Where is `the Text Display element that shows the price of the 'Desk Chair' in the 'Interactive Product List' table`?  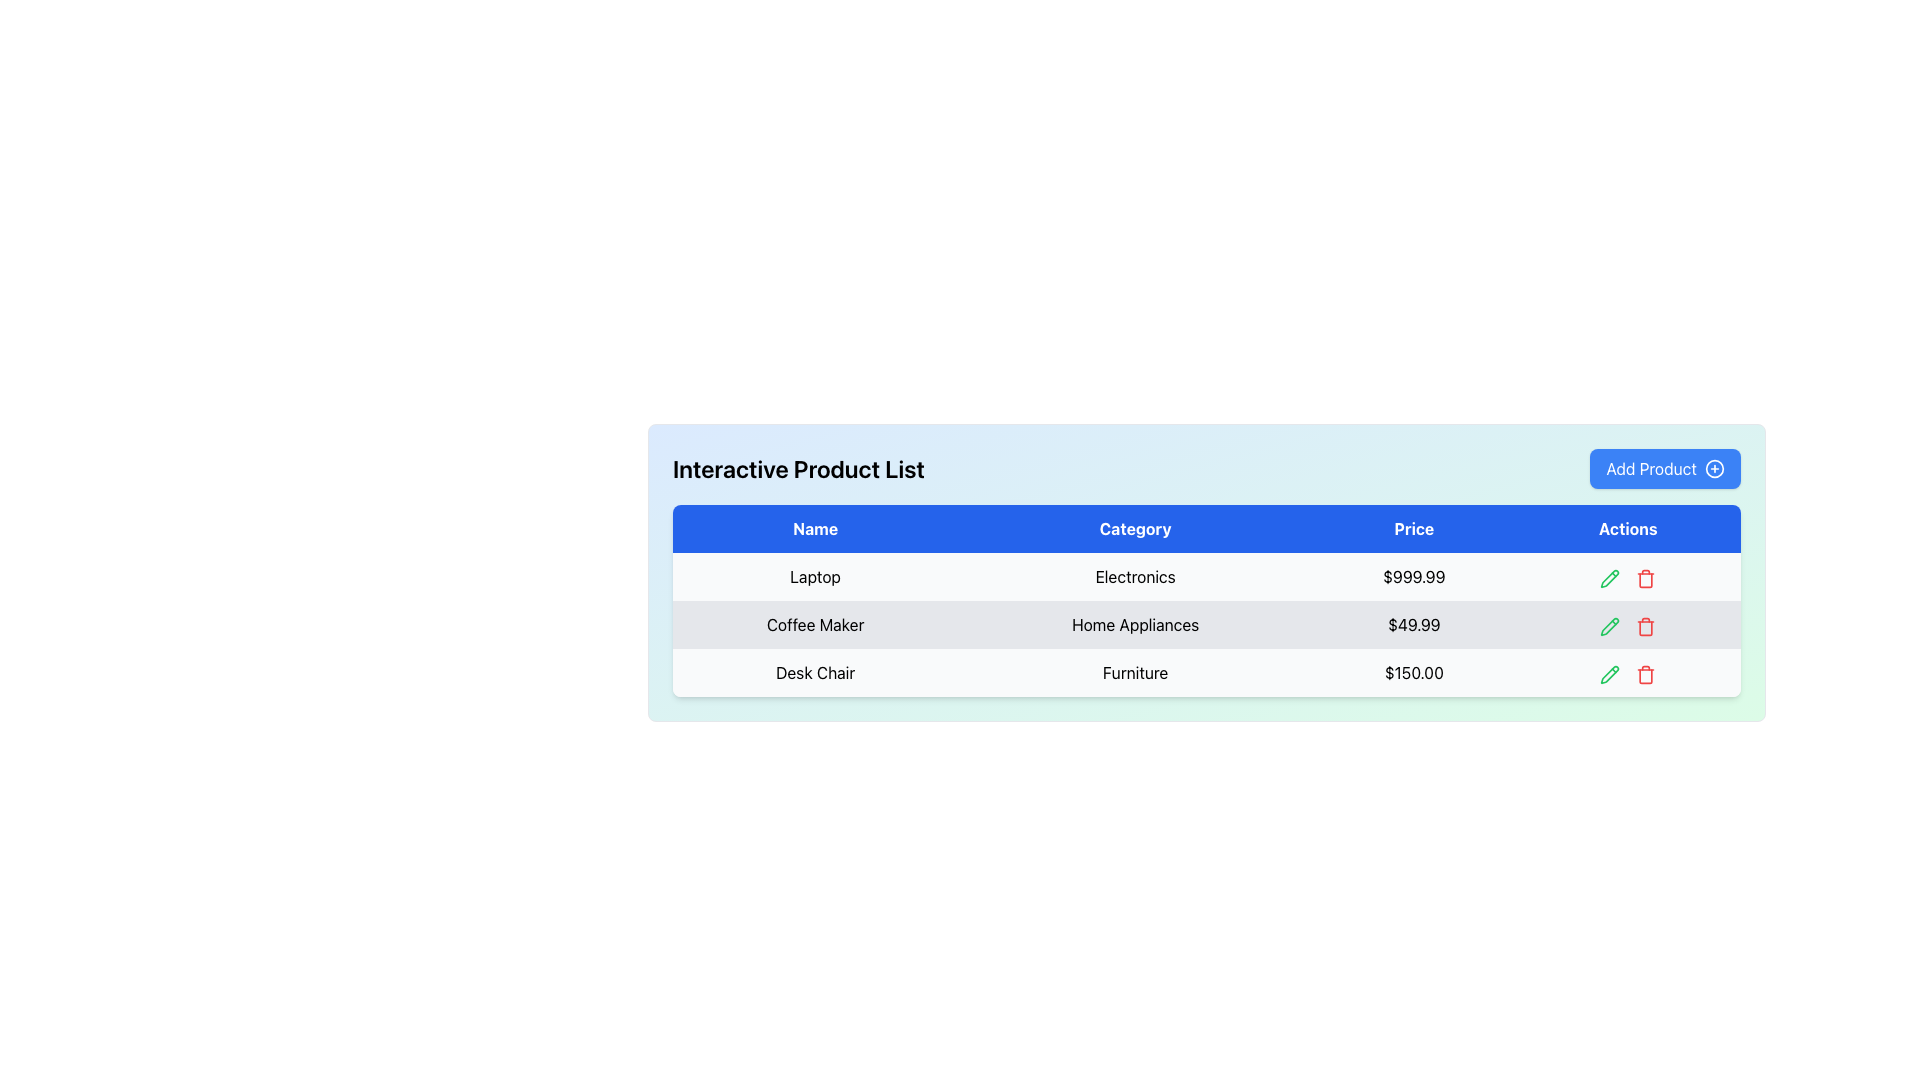
the Text Display element that shows the price of the 'Desk Chair' in the 'Interactive Product List' table is located at coordinates (1413, 672).